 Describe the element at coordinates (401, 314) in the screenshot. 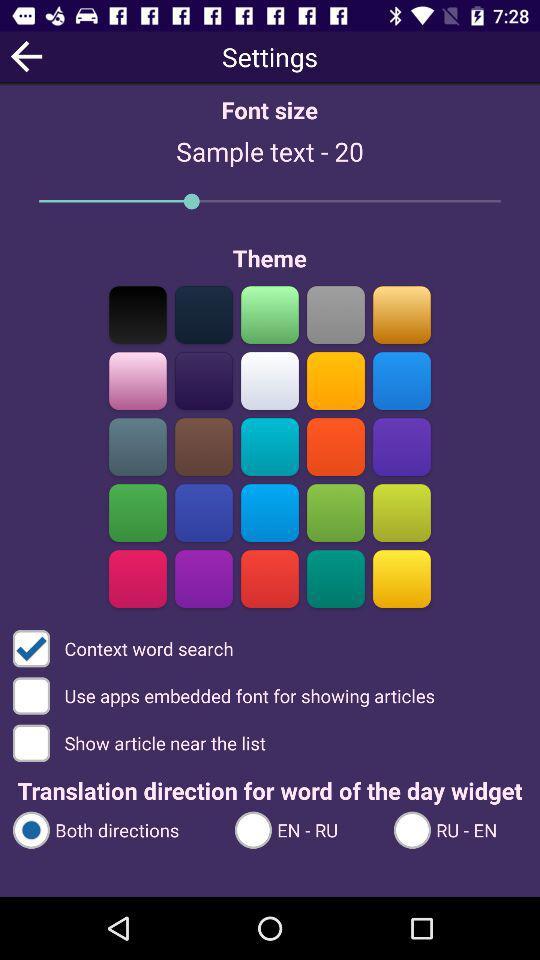

I see `this colour option` at that location.